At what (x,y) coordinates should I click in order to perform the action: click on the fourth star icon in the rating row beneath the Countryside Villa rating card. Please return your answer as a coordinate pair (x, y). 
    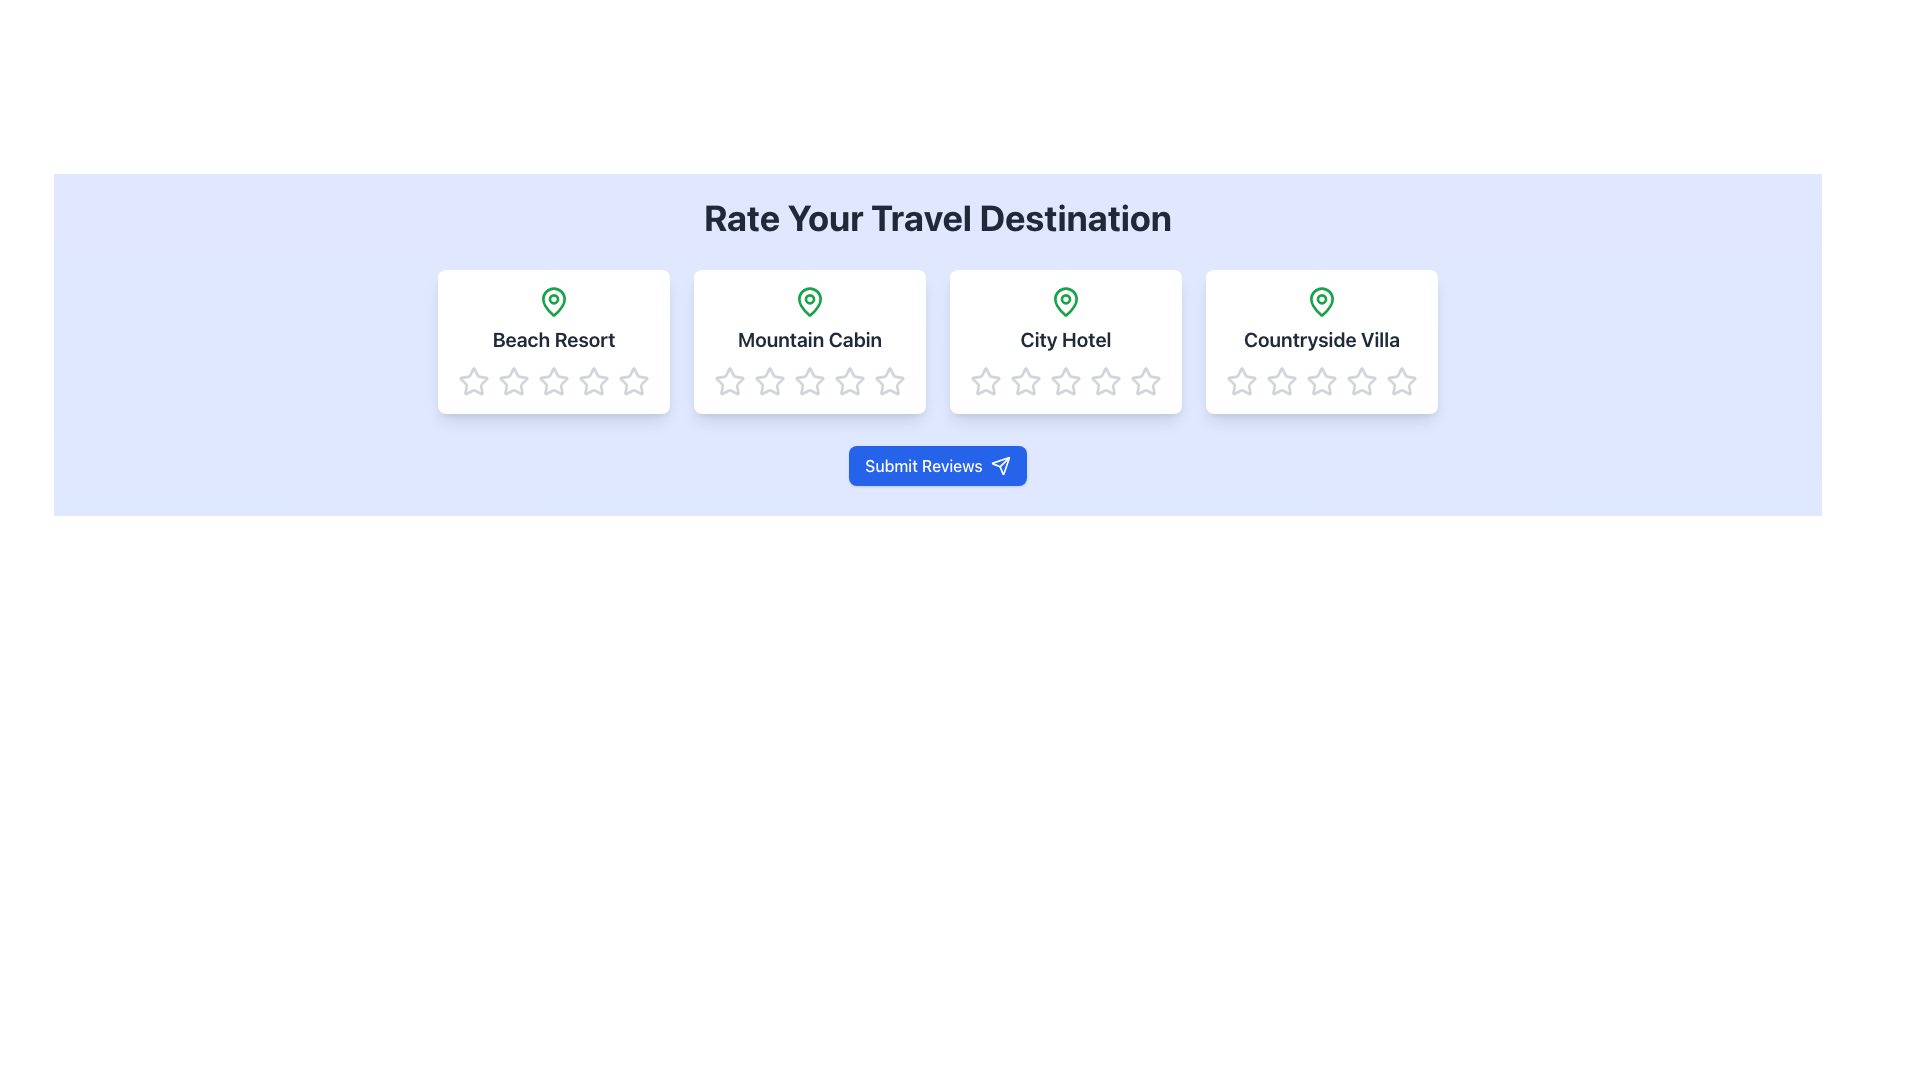
    Looking at the image, I should click on (1321, 381).